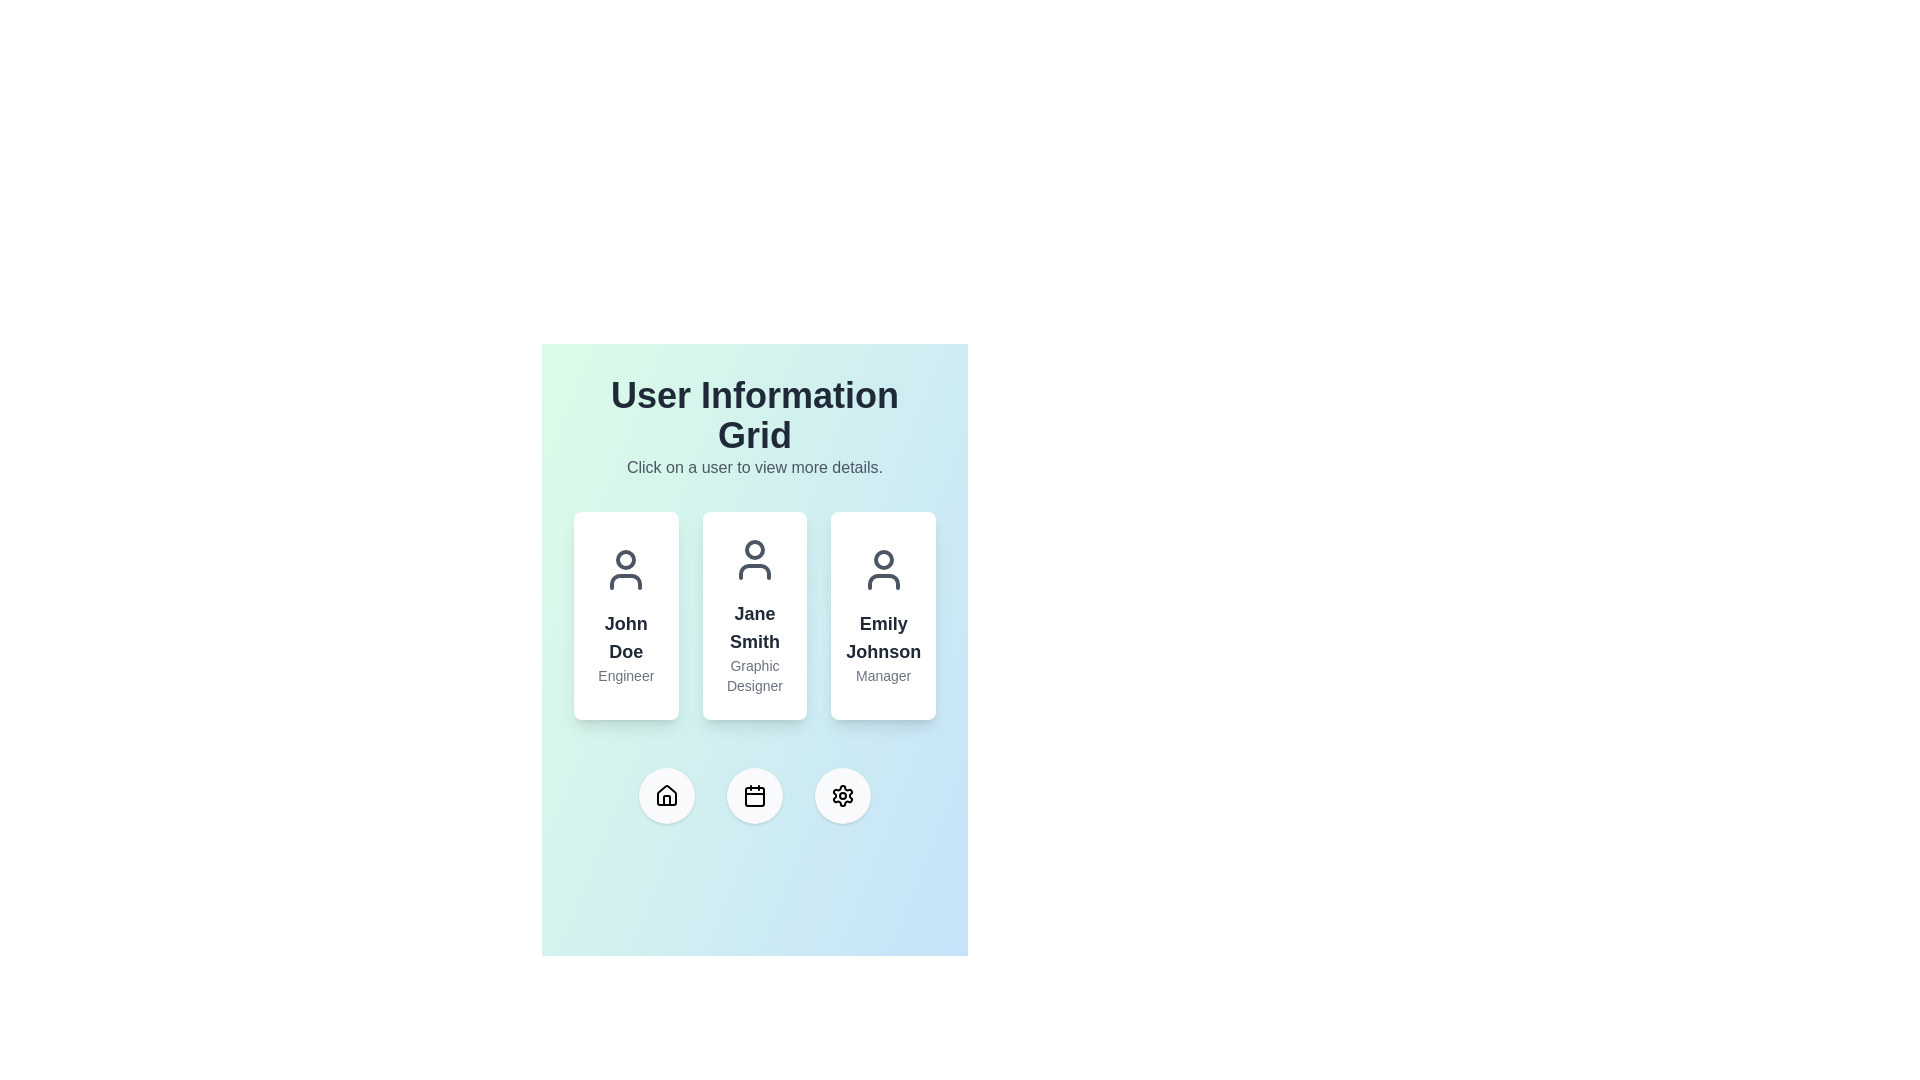 The height and width of the screenshot is (1080, 1920). Describe the element at coordinates (753, 627) in the screenshot. I see `the text label that displays the user's name, located in the middle card of a user grid, positioned above the 'Graphic Designer' text` at that location.